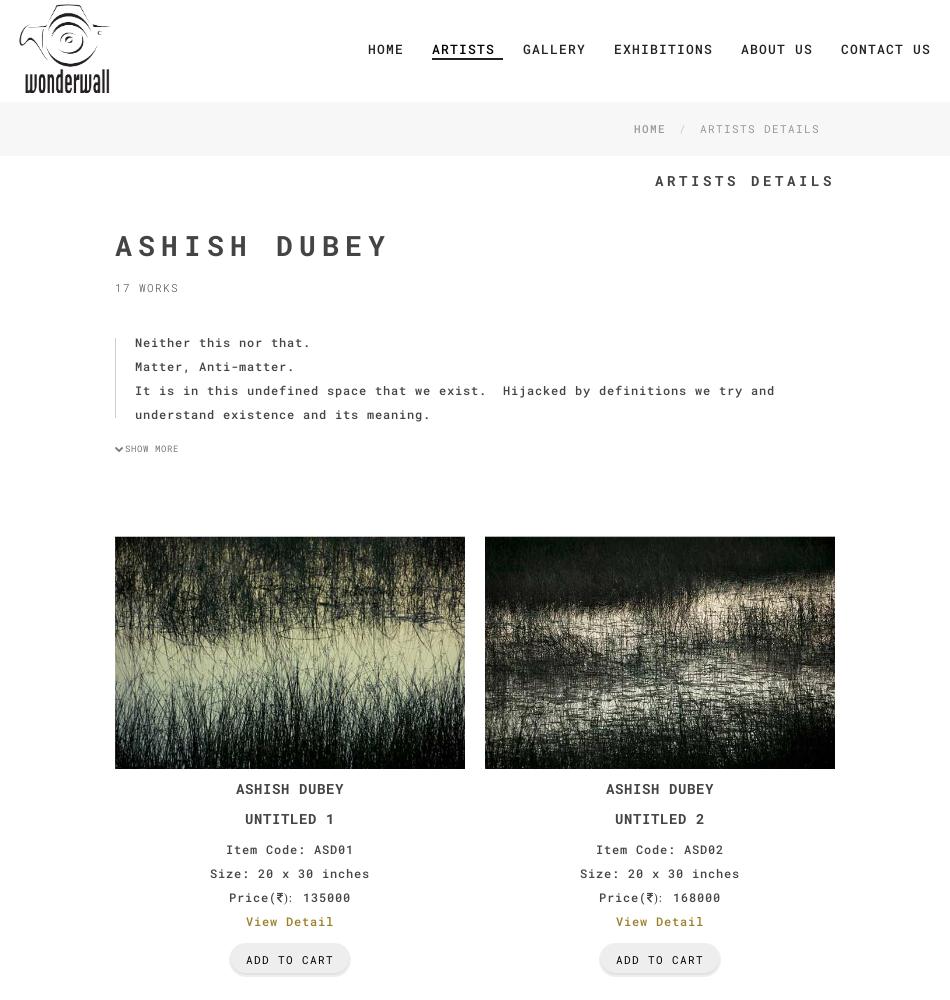  What do you see at coordinates (125, 446) in the screenshot?
I see `'Show More'` at bounding box center [125, 446].